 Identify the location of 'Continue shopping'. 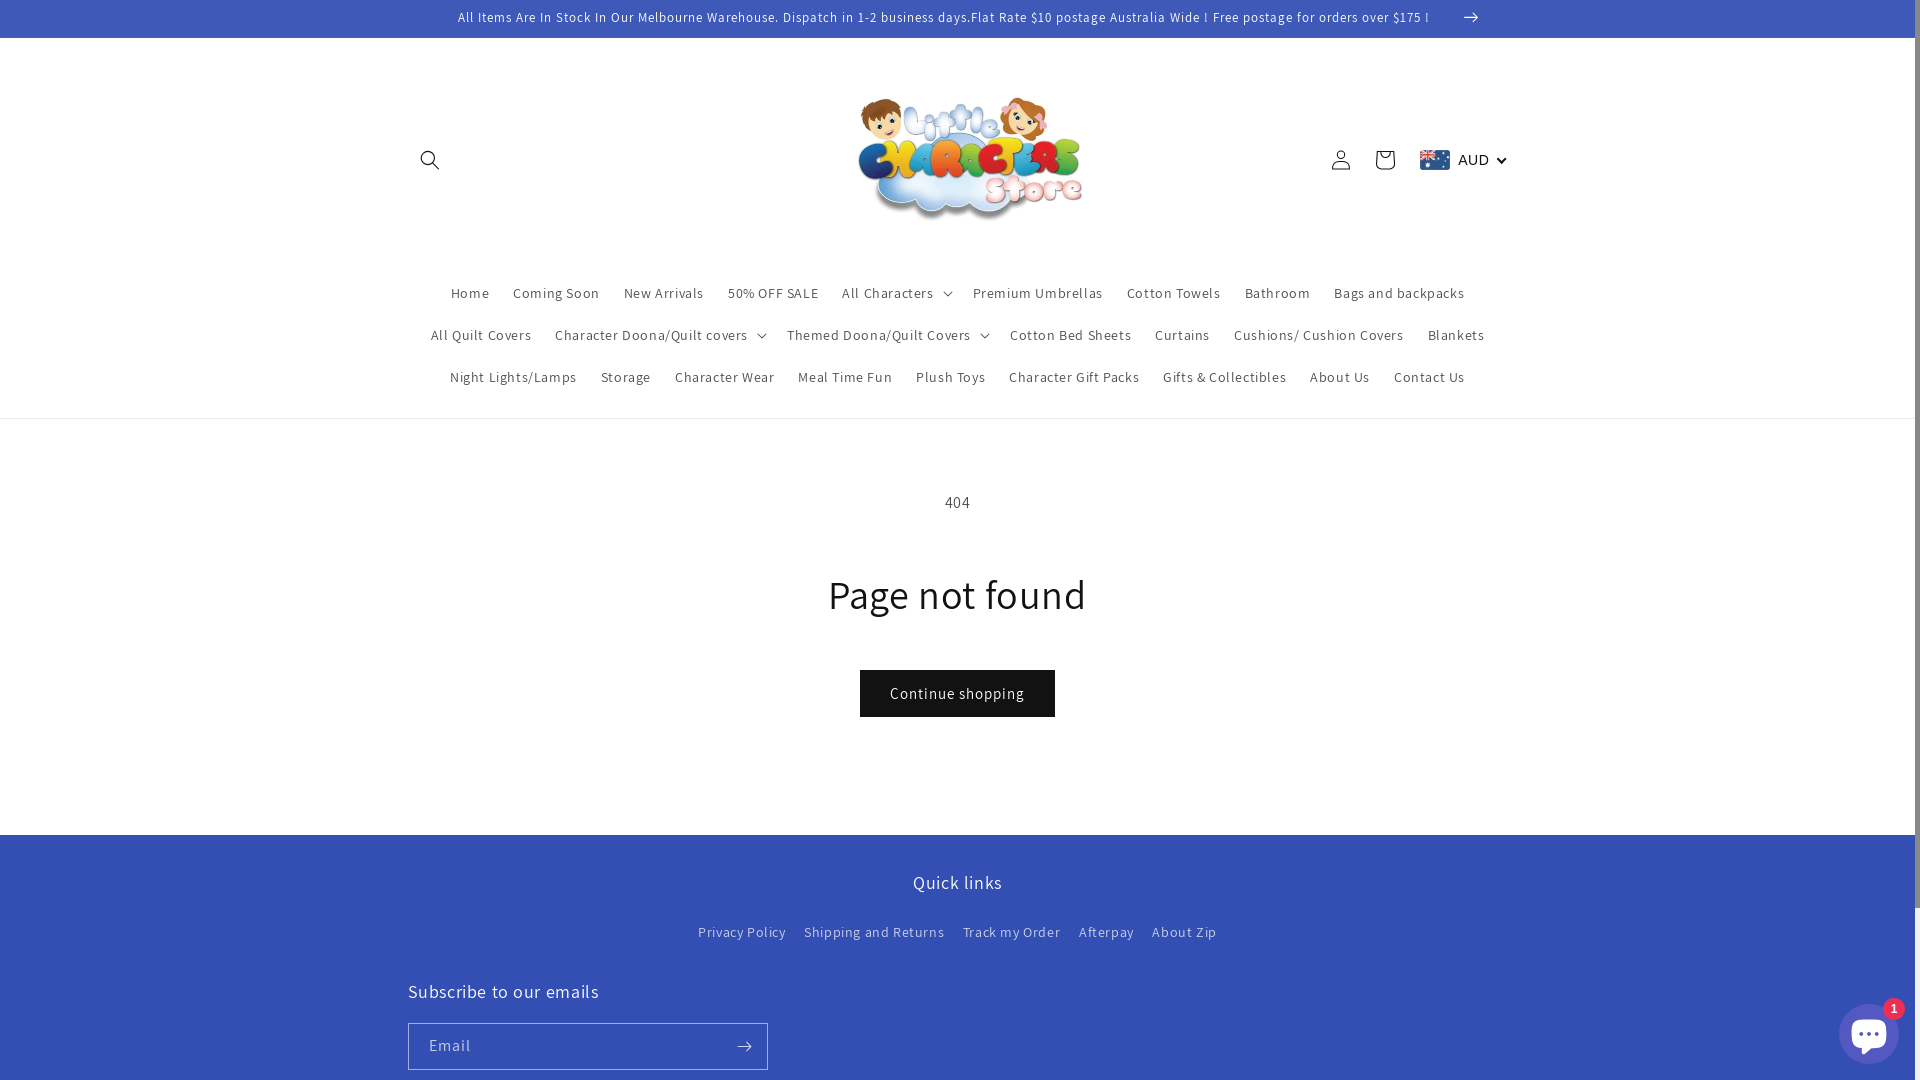
(956, 692).